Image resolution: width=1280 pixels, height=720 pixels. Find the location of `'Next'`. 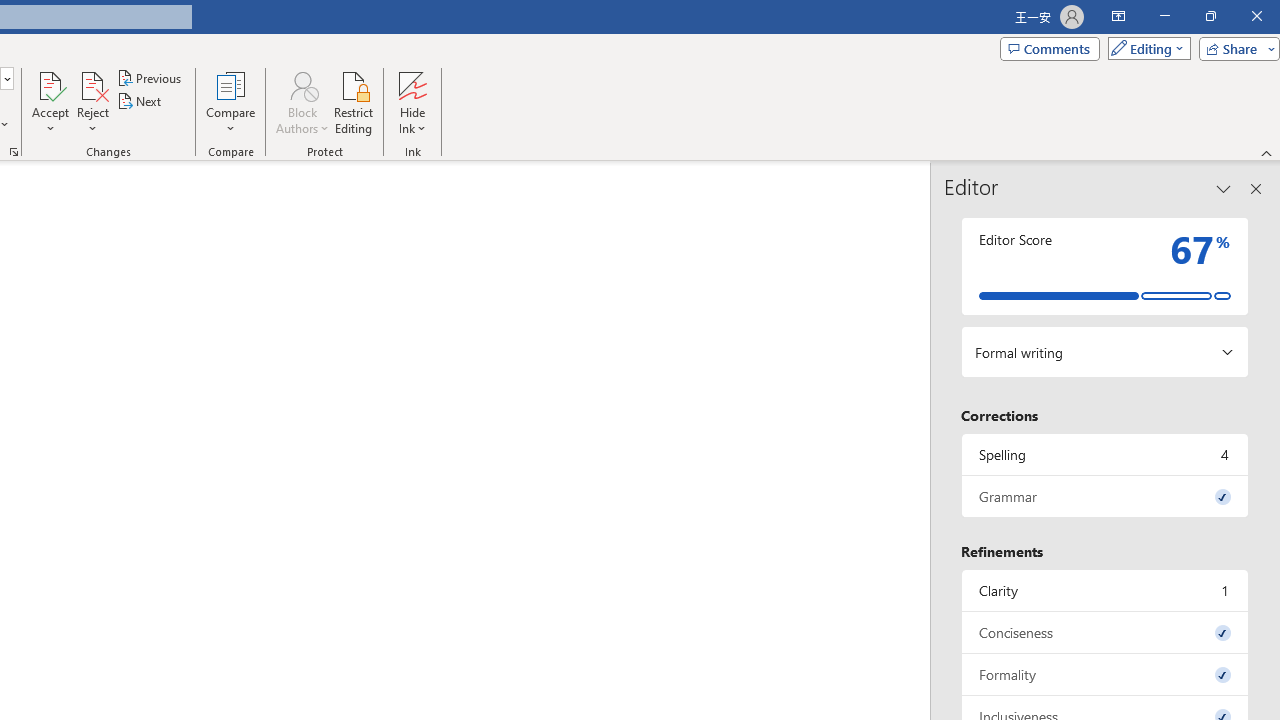

'Next' is located at coordinates (139, 101).